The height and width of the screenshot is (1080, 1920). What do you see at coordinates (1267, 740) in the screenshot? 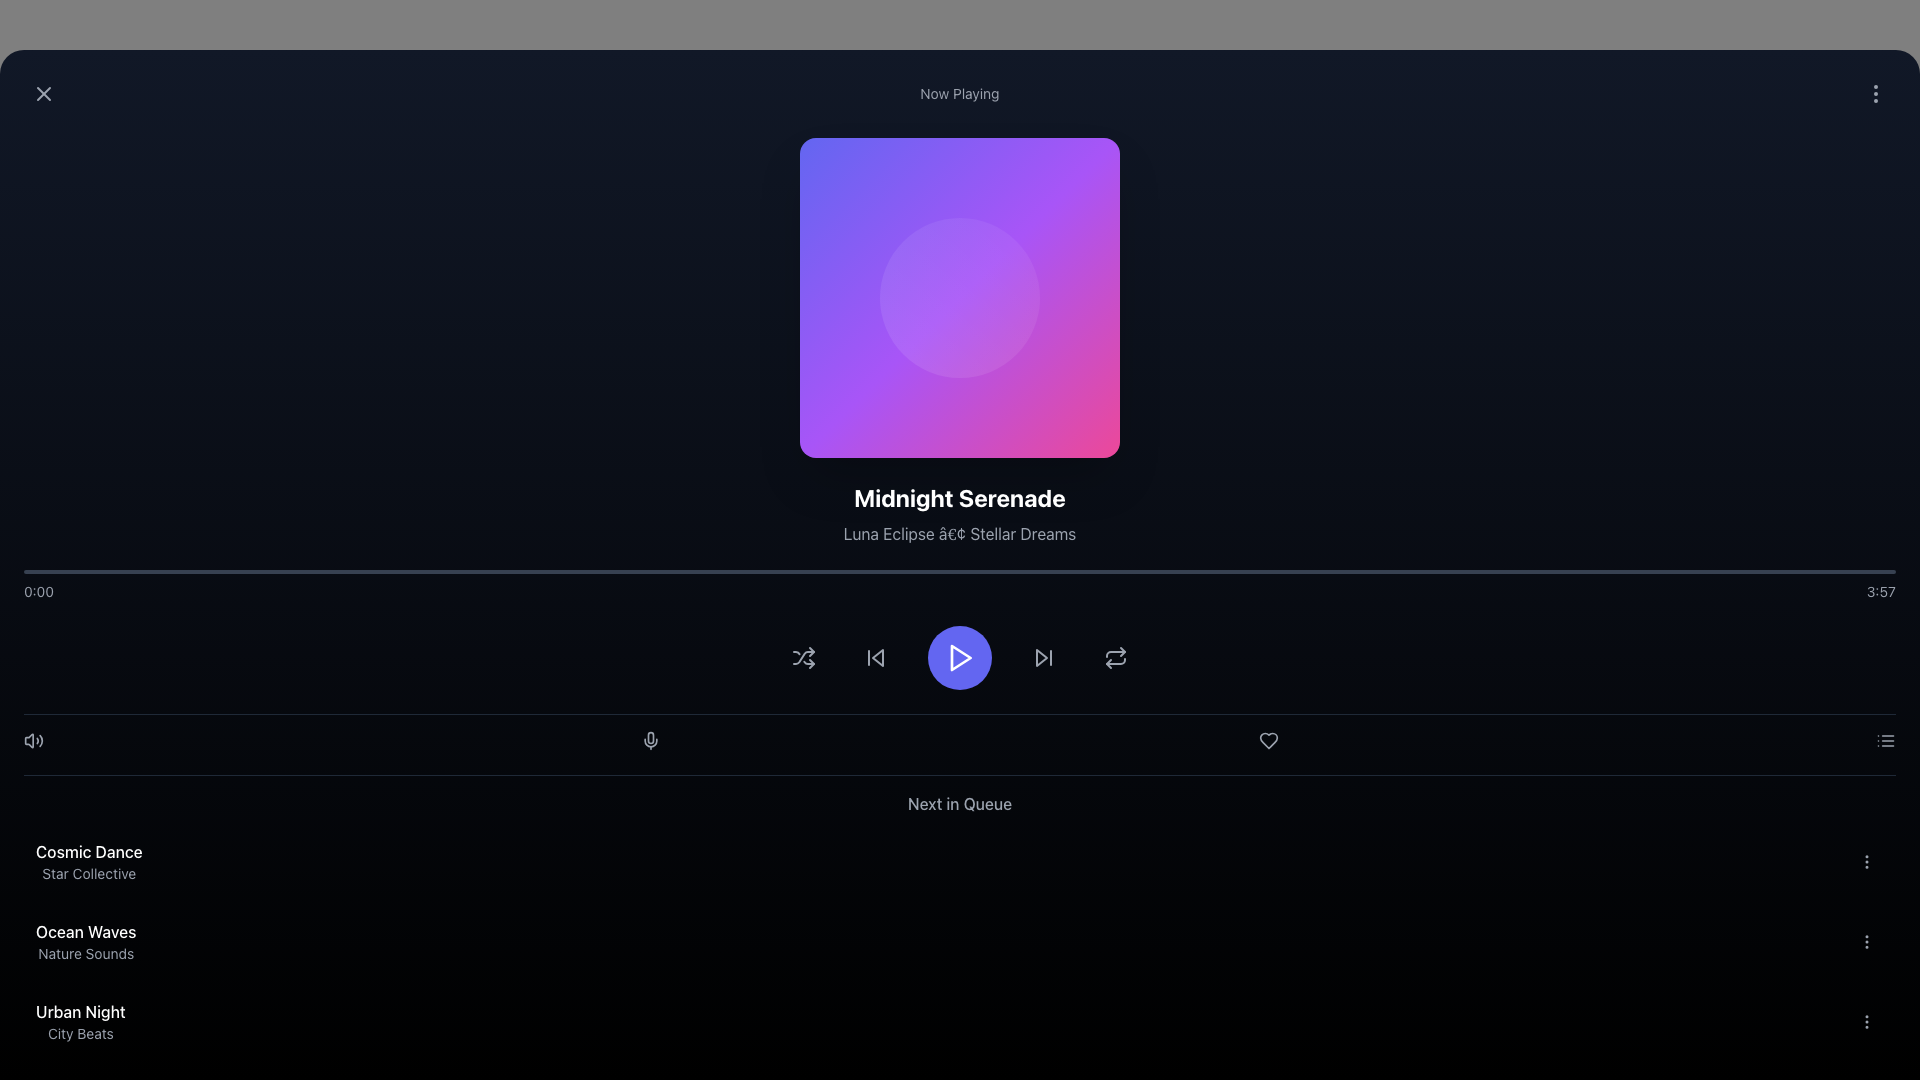
I see `the like button located towards the right in a horizontal row of interactive elements near the bottom of the interface, which changes its color to white` at bounding box center [1267, 740].